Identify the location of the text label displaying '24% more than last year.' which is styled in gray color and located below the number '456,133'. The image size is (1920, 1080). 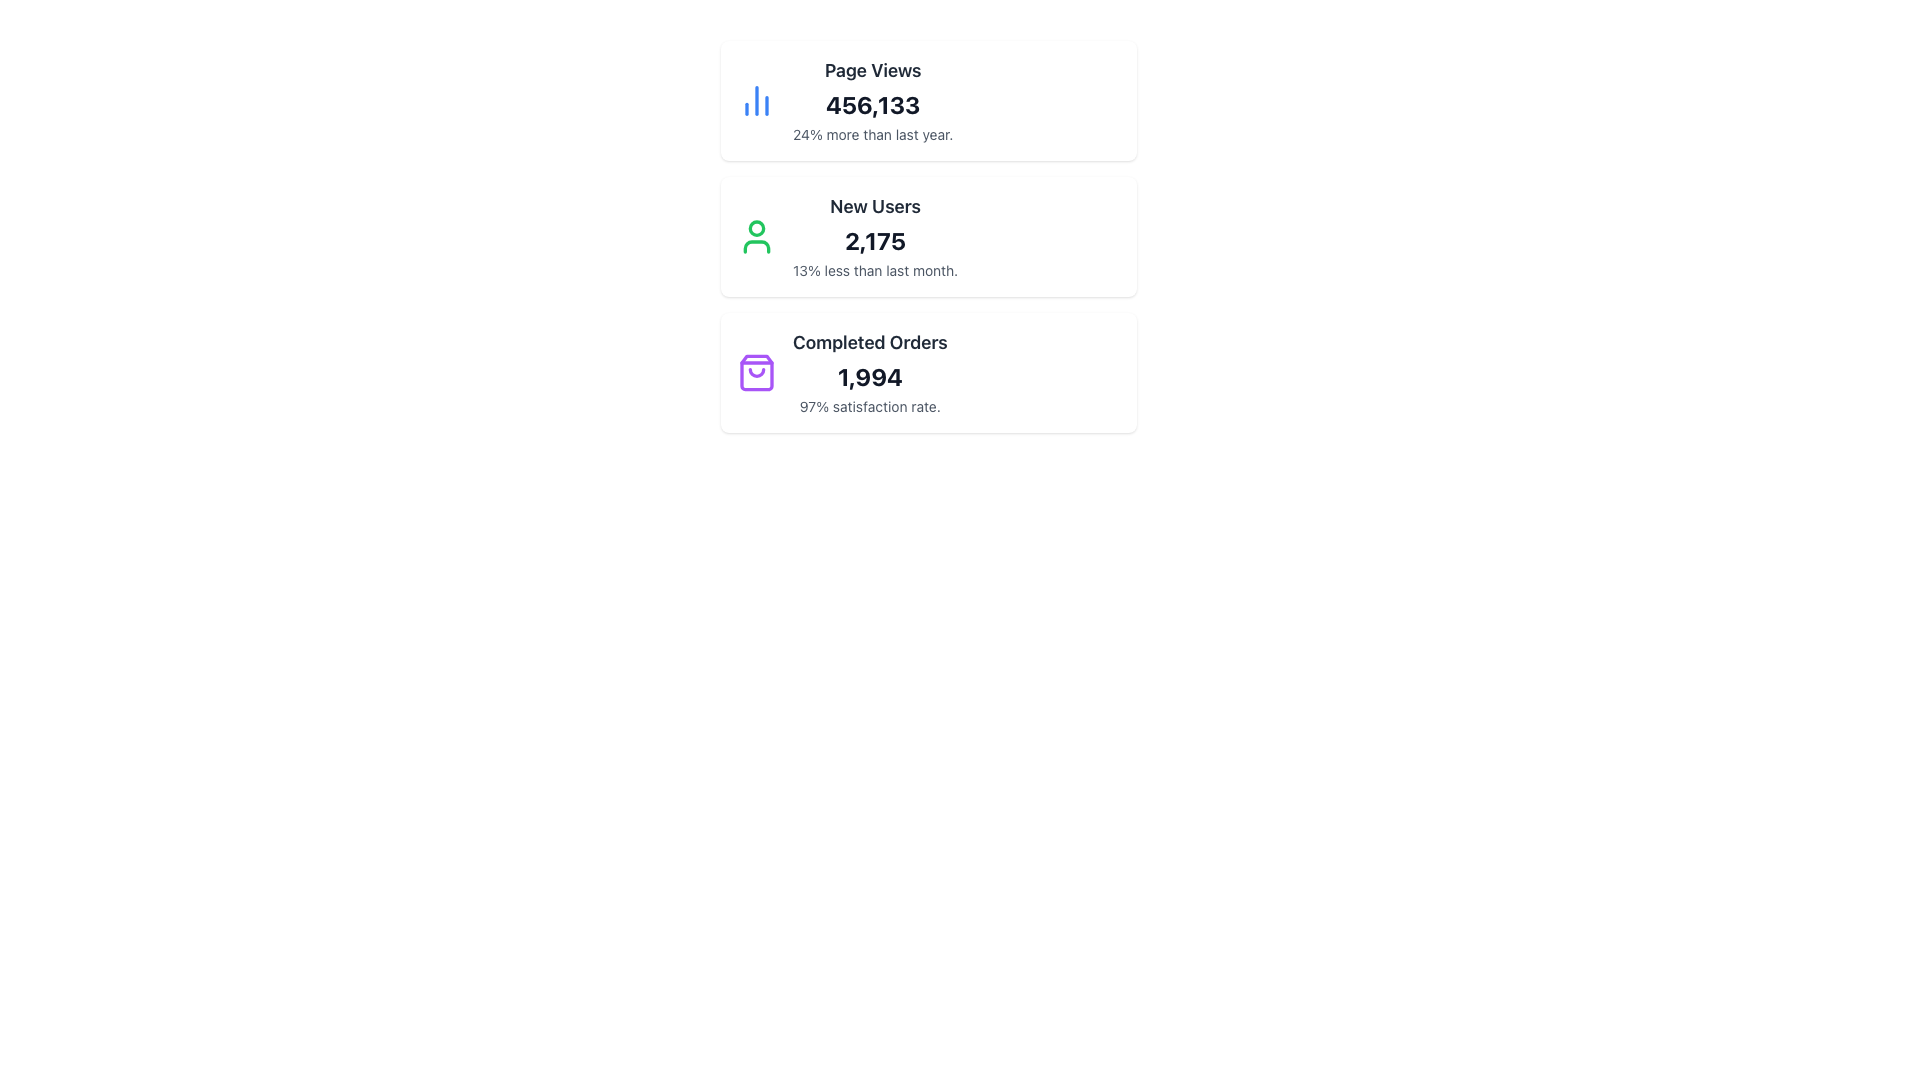
(873, 135).